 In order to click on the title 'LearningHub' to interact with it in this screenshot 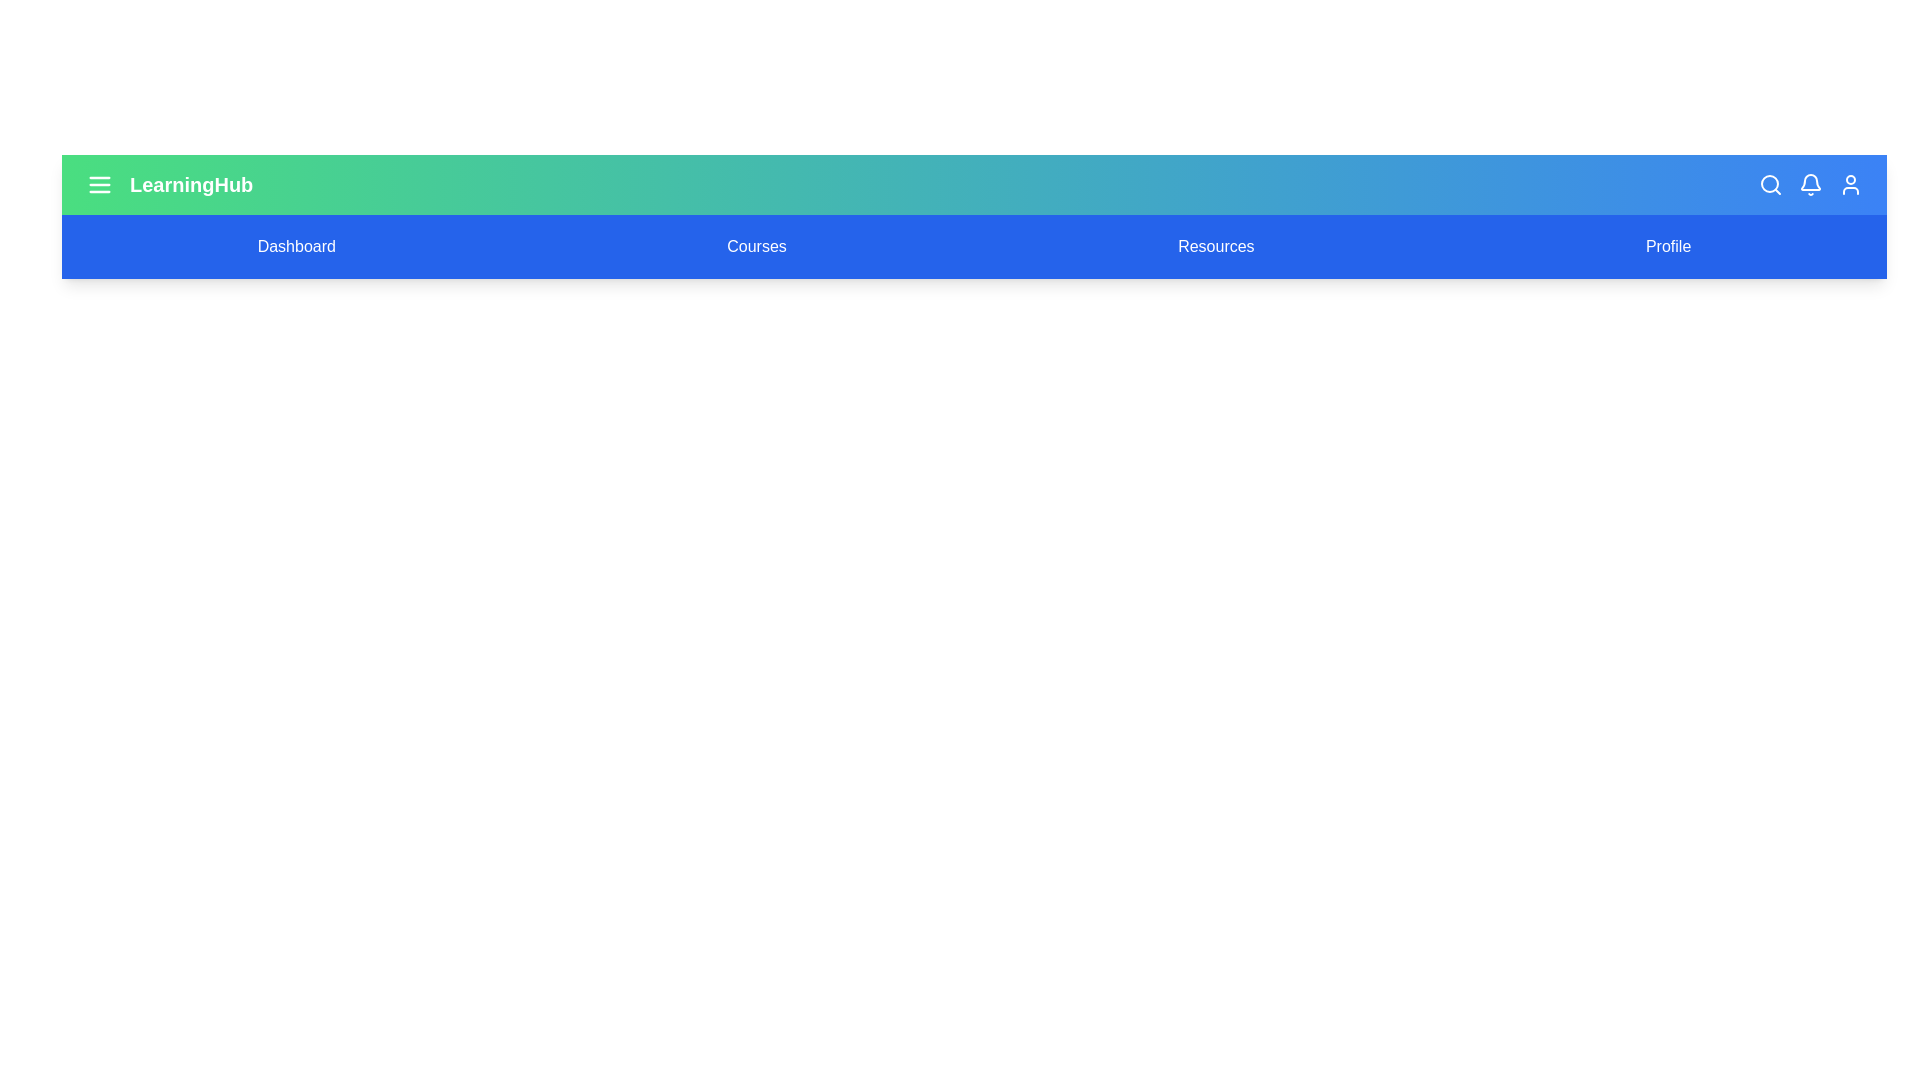, I will do `click(191, 185)`.